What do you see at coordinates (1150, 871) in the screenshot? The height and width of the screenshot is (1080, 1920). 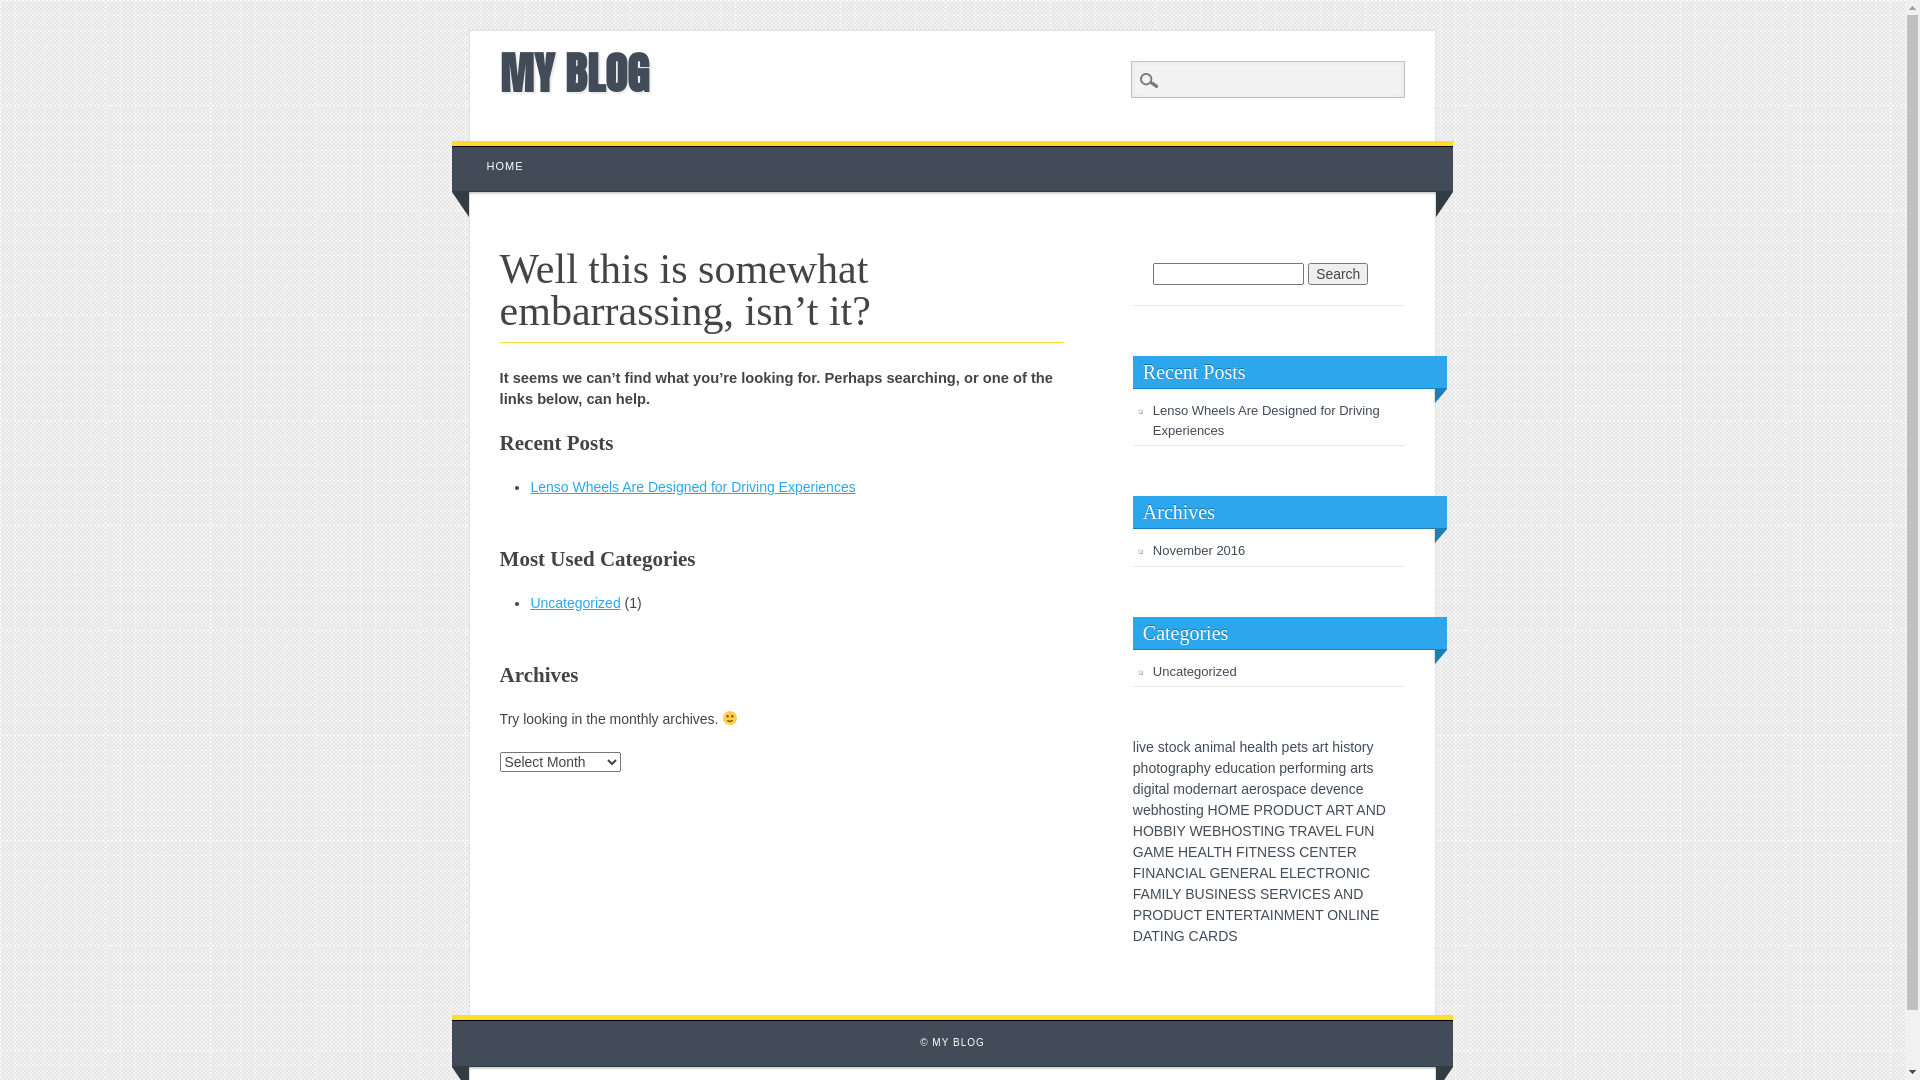 I see `'N'` at bounding box center [1150, 871].